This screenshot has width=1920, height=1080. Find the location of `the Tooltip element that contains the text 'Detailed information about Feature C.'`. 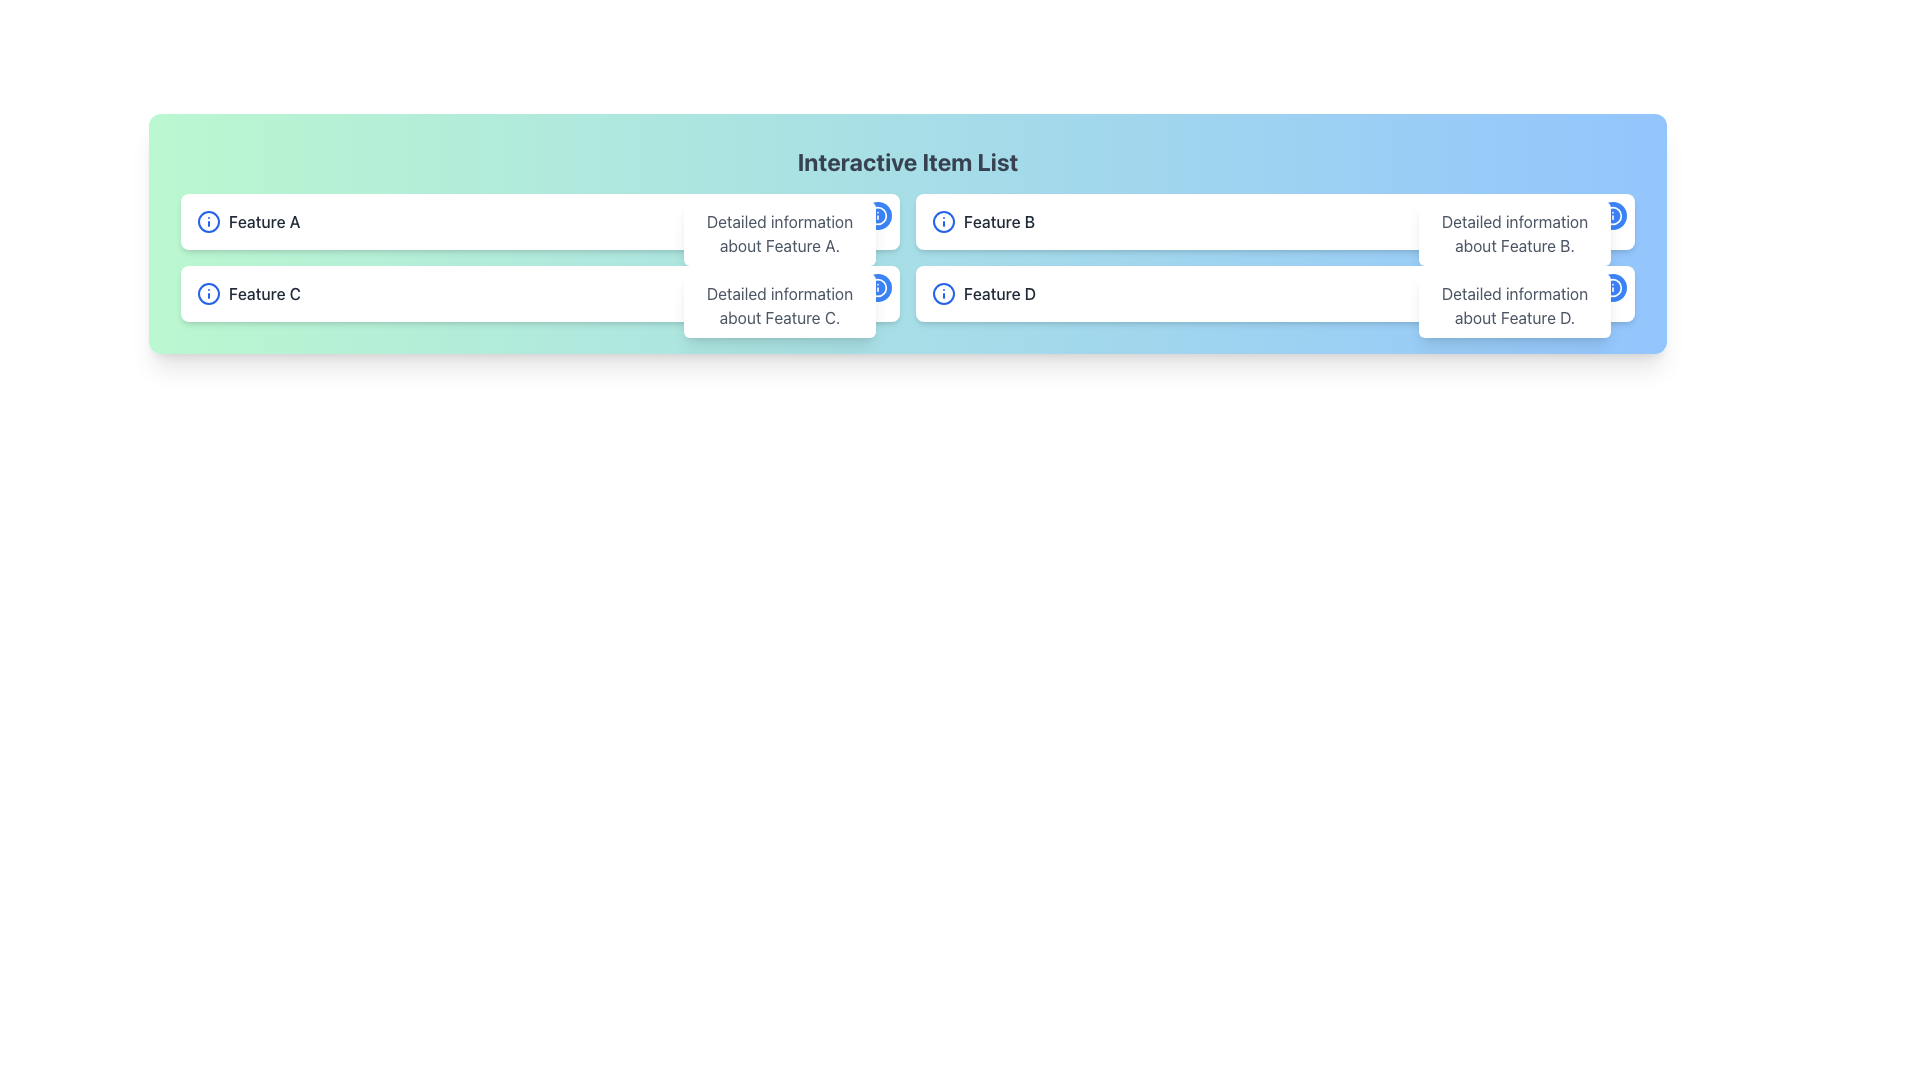

the Tooltip element that contains the text 'Detailed information about Feature C.' is located at coordinates (778, 305).